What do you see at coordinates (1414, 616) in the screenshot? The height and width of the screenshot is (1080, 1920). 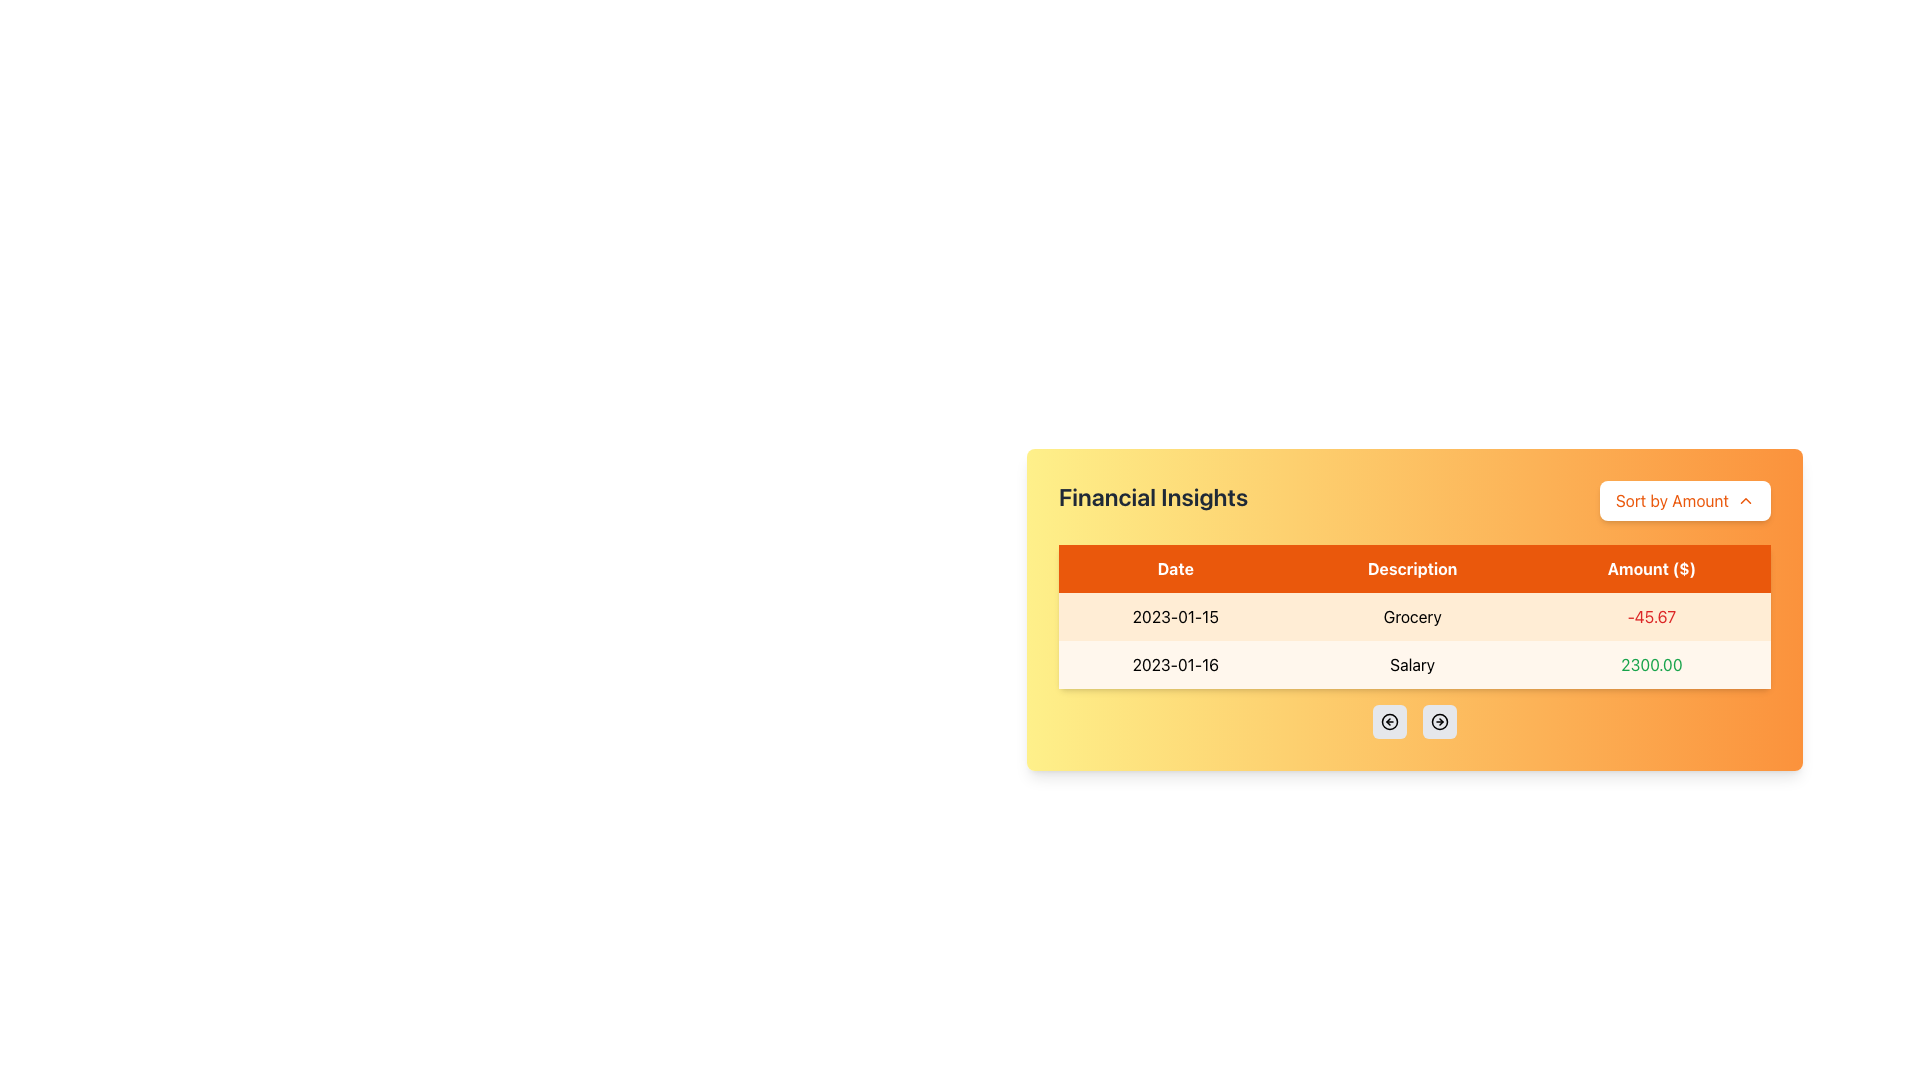 I see `text from the 'Grocery' label located in the first row of the table under the 'Description' column, which has a light orange background and is centered between '2023-01-15' and '-45.67'` at bounding box center [1414, 616].